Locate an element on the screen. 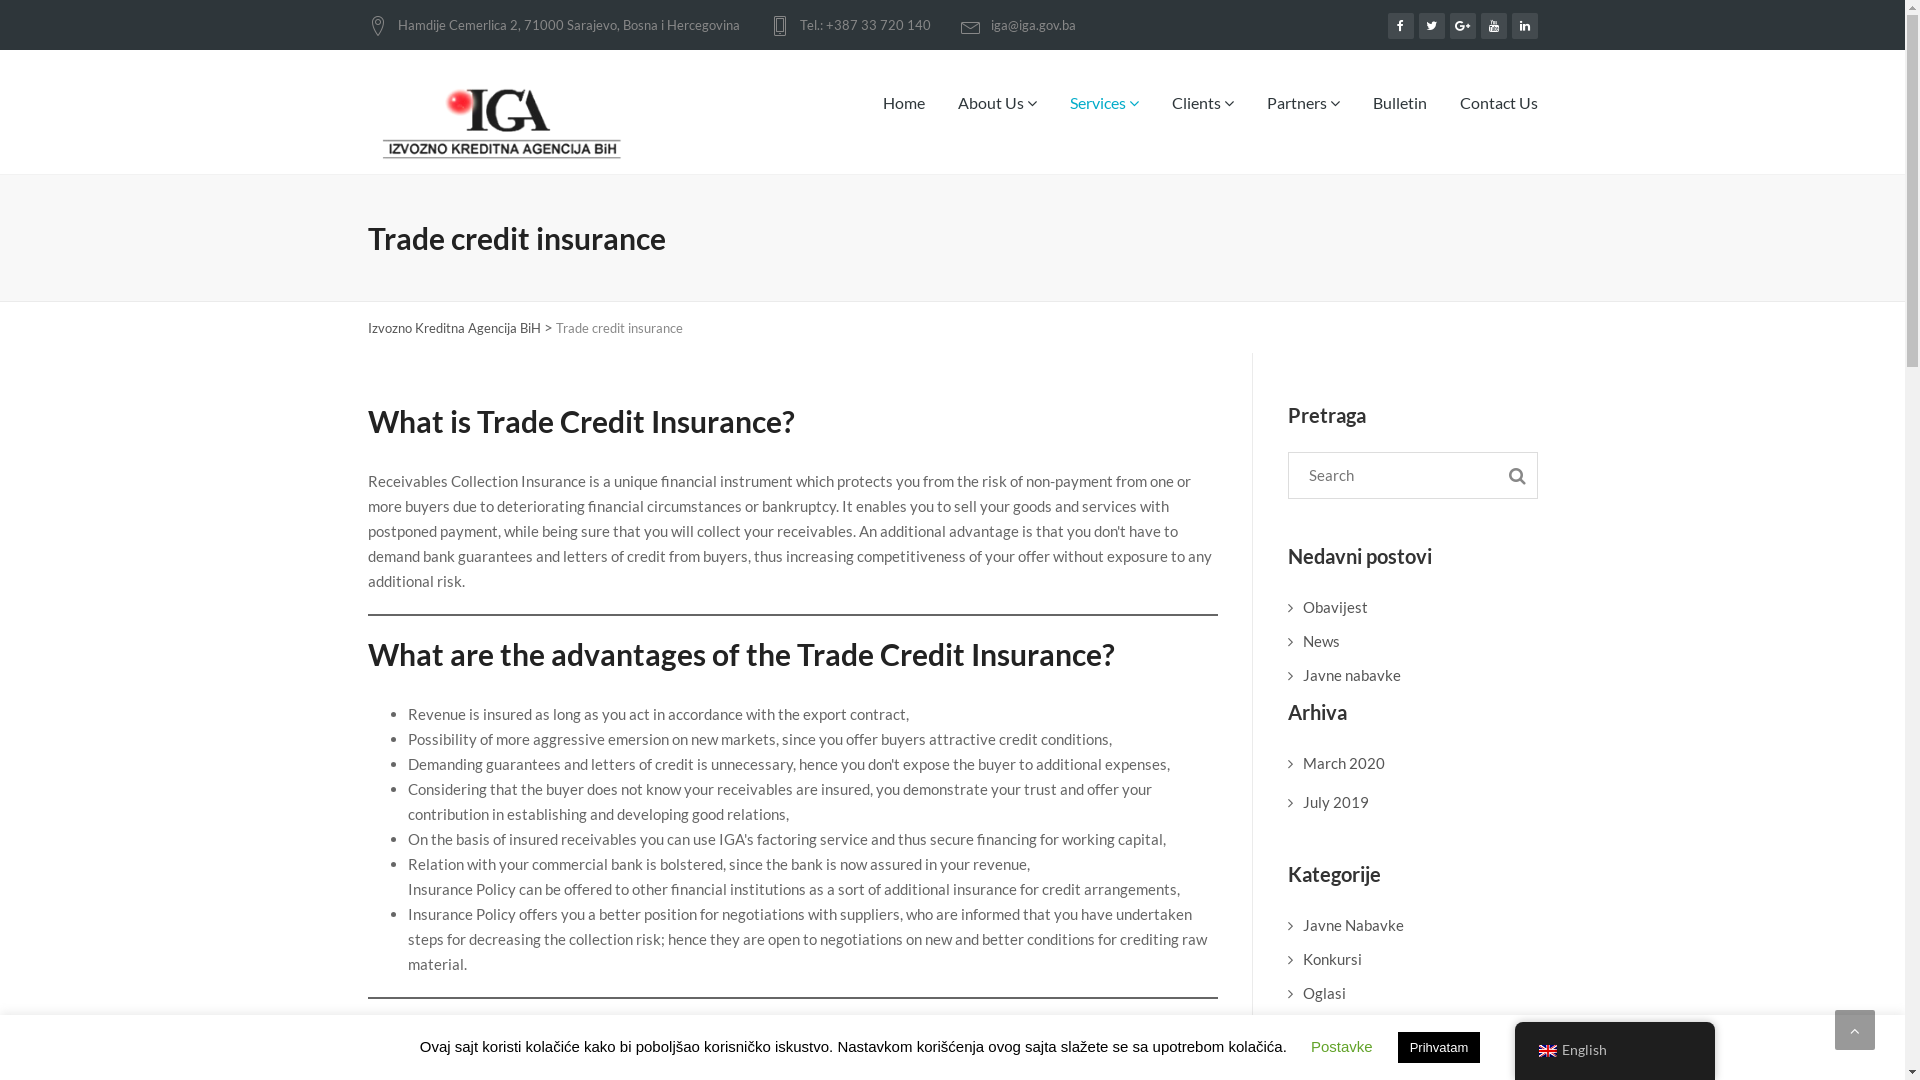 The height and width of the screenshot is (1080, 1920). 'Konkursi' is located at coordinates (1331, 958).